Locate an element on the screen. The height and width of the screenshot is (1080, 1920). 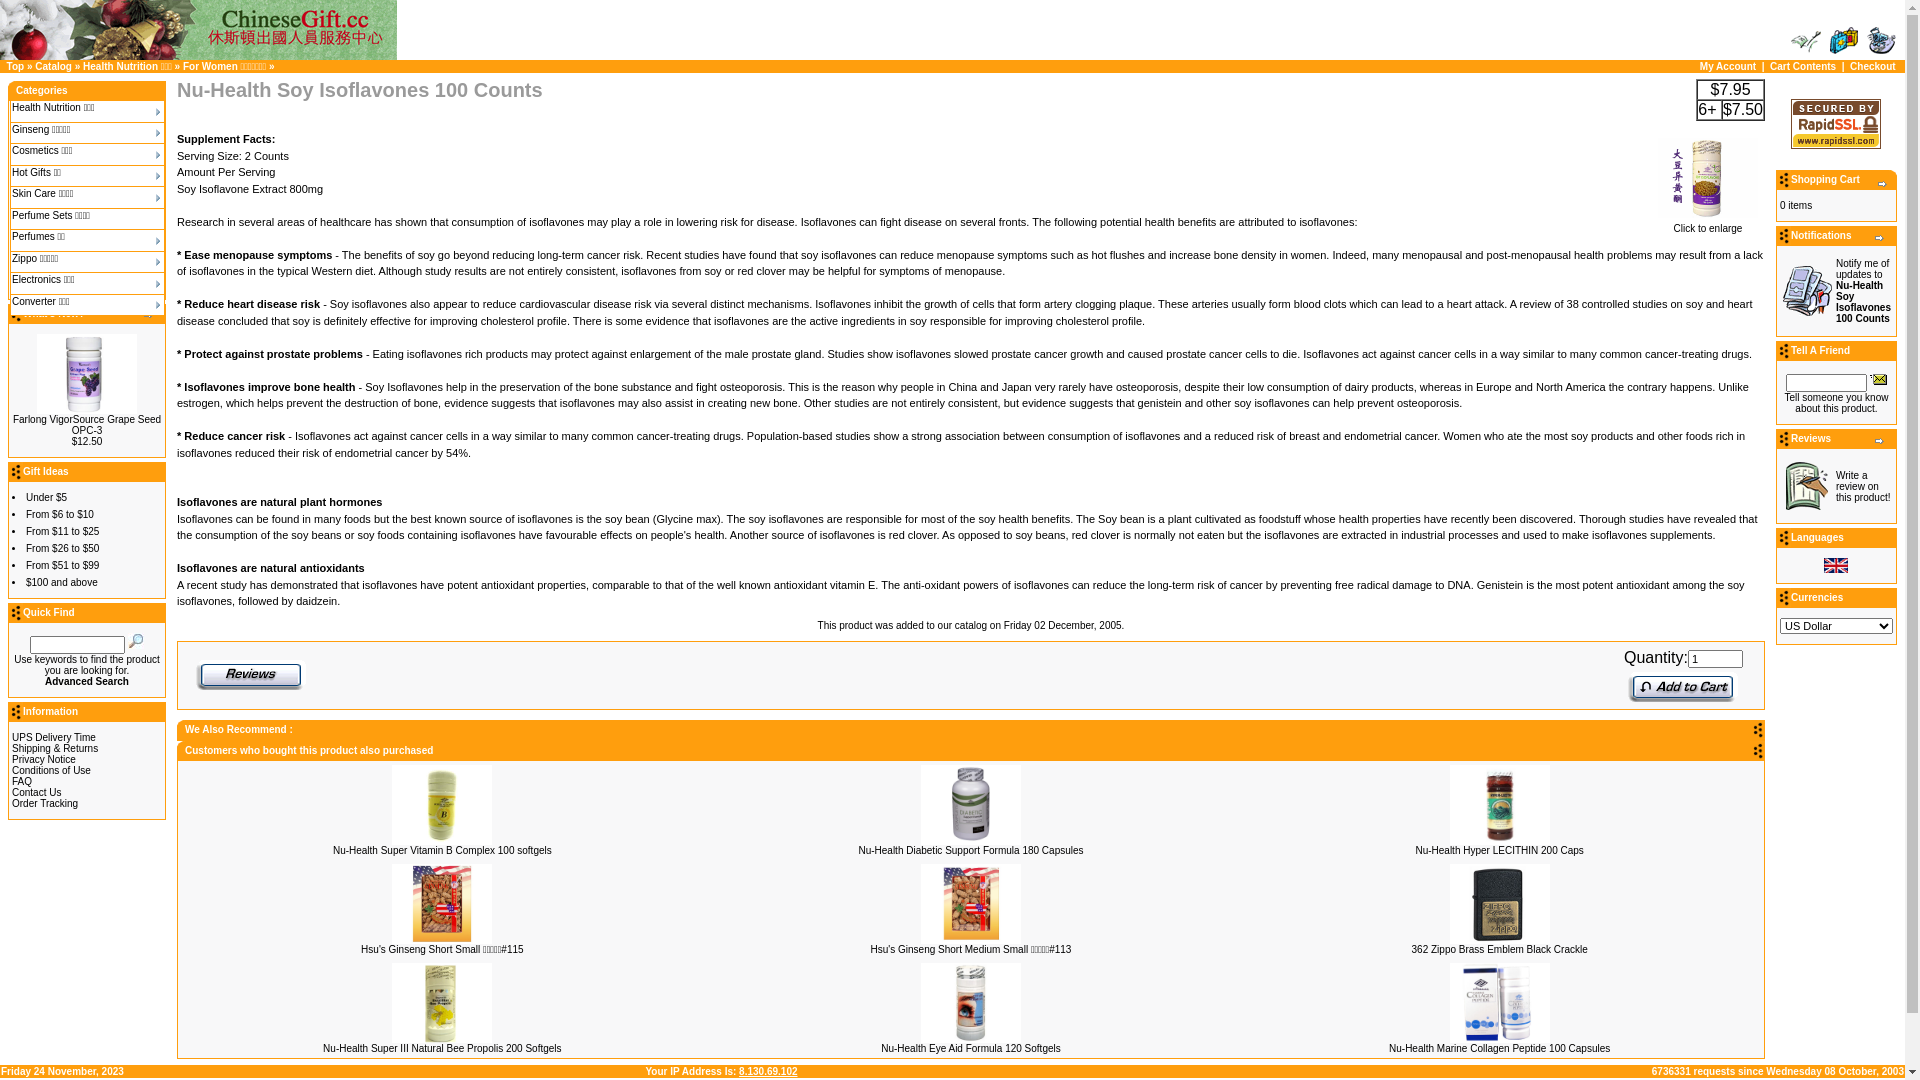
' Nu-Health Soy Isoflavones 100 Counts ' is located at coordinates (1707, 176).